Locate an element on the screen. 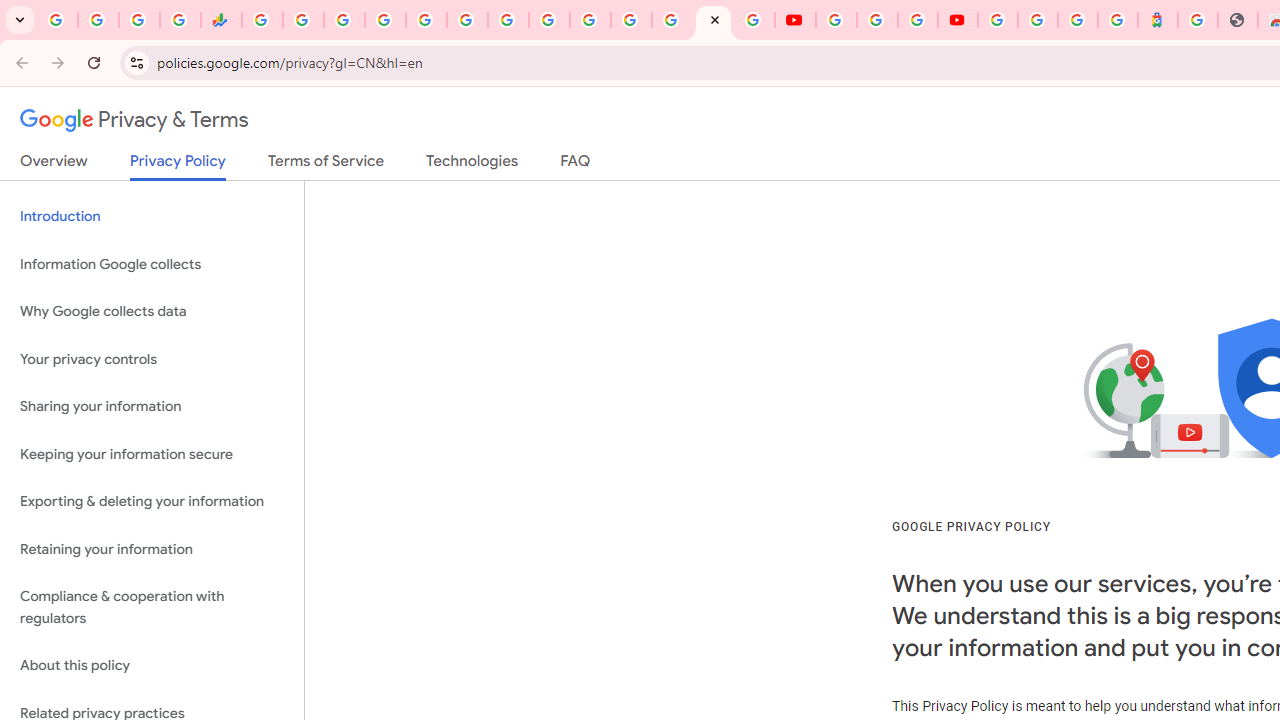 The width and height of the screenshot is (1280, 720). 'Compliance & cooperation with regulators' is located at coordinates (151, 607).